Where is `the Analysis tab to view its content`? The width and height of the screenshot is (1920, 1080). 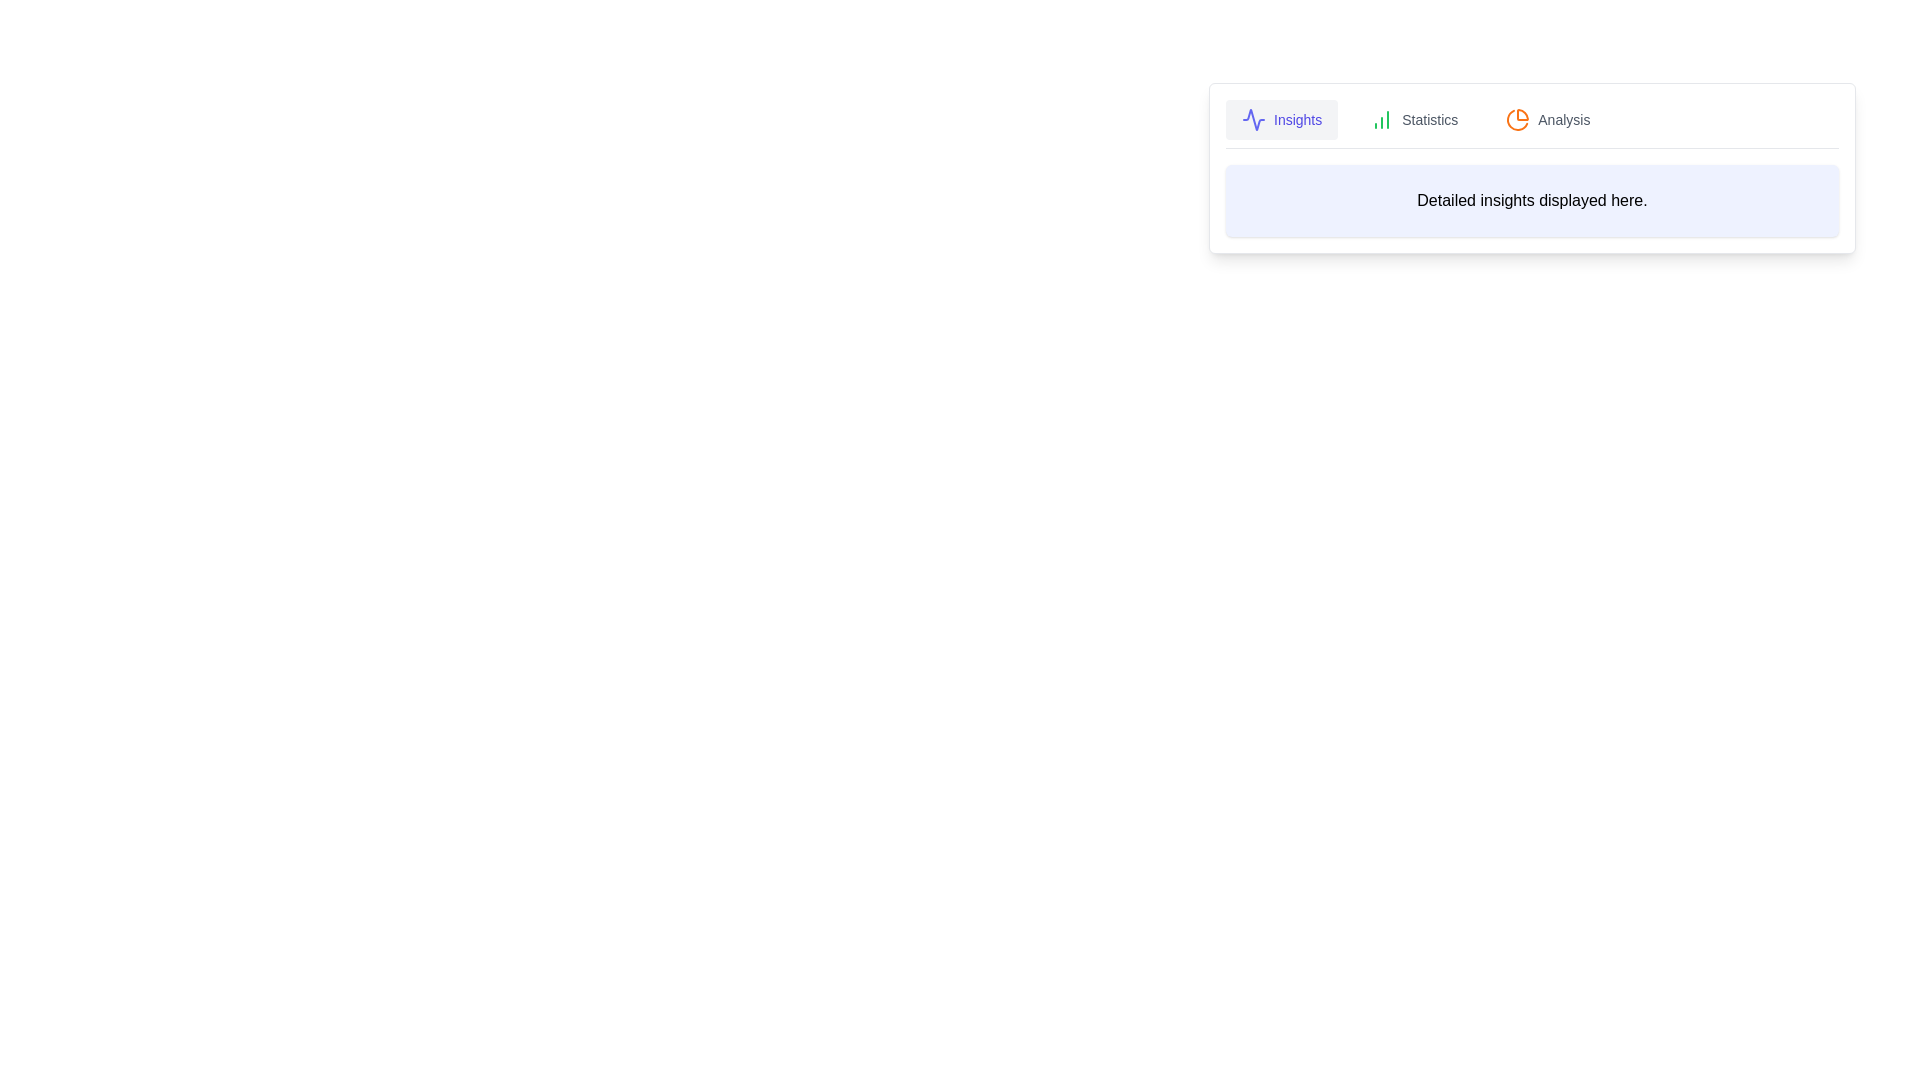
the Analysis tab to view its content is located at coordinates (1547, 119).